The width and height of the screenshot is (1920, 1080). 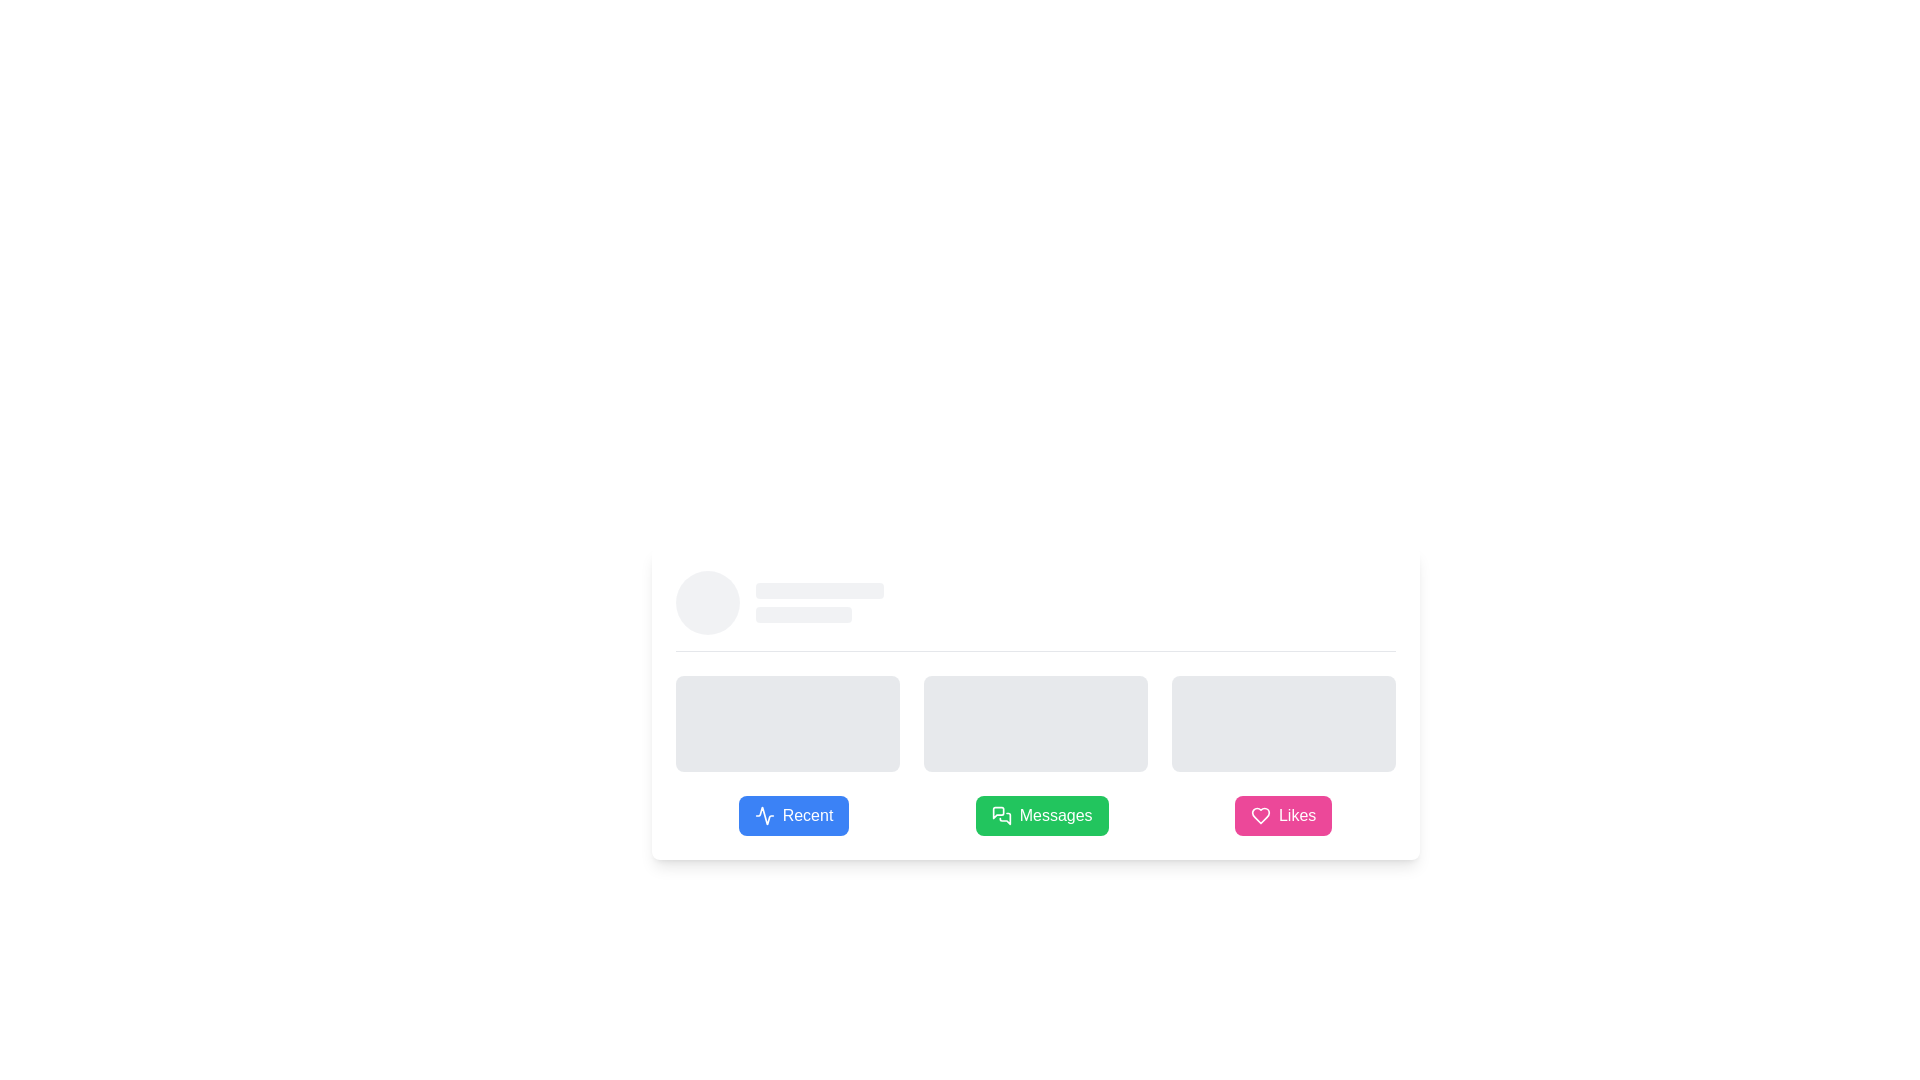 What do you see at coordinates (1041, 816) in the screenshot?
I see `the 'Messages' button, which has a green background and white text` at bounding box center [1041, 816].